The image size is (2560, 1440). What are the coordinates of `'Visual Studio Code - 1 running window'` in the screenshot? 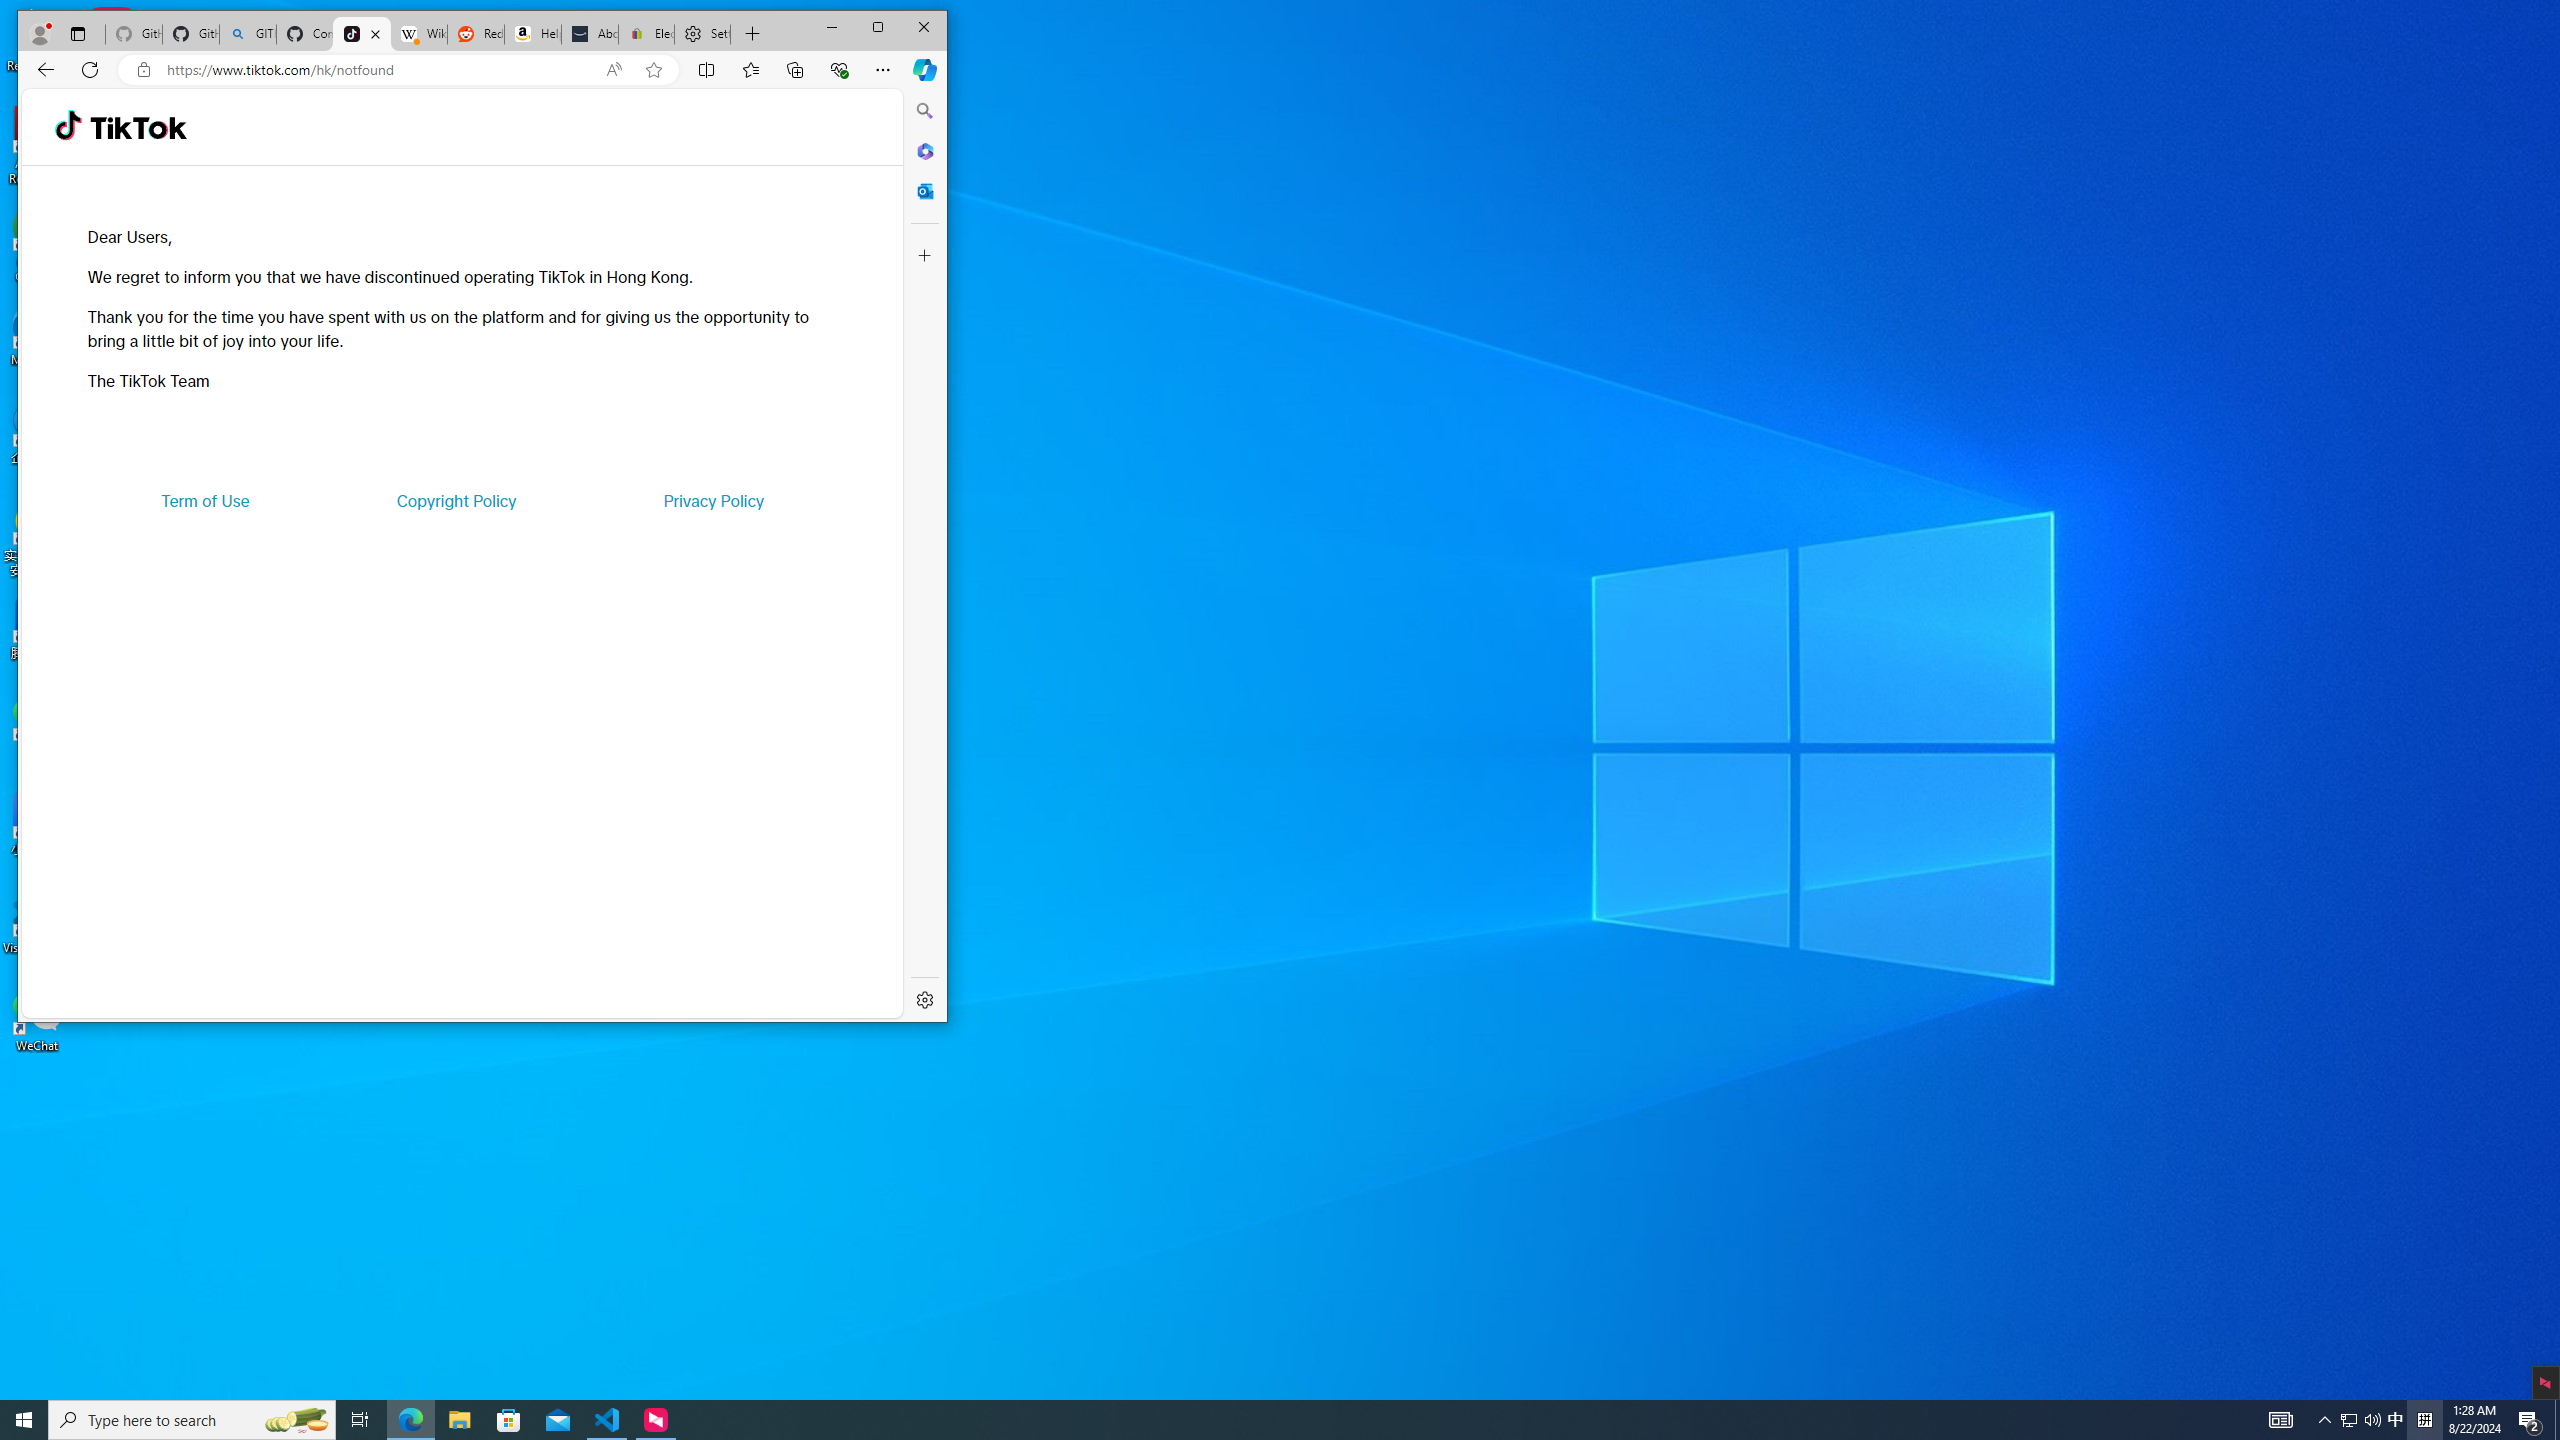 It's located at (607, 1418).